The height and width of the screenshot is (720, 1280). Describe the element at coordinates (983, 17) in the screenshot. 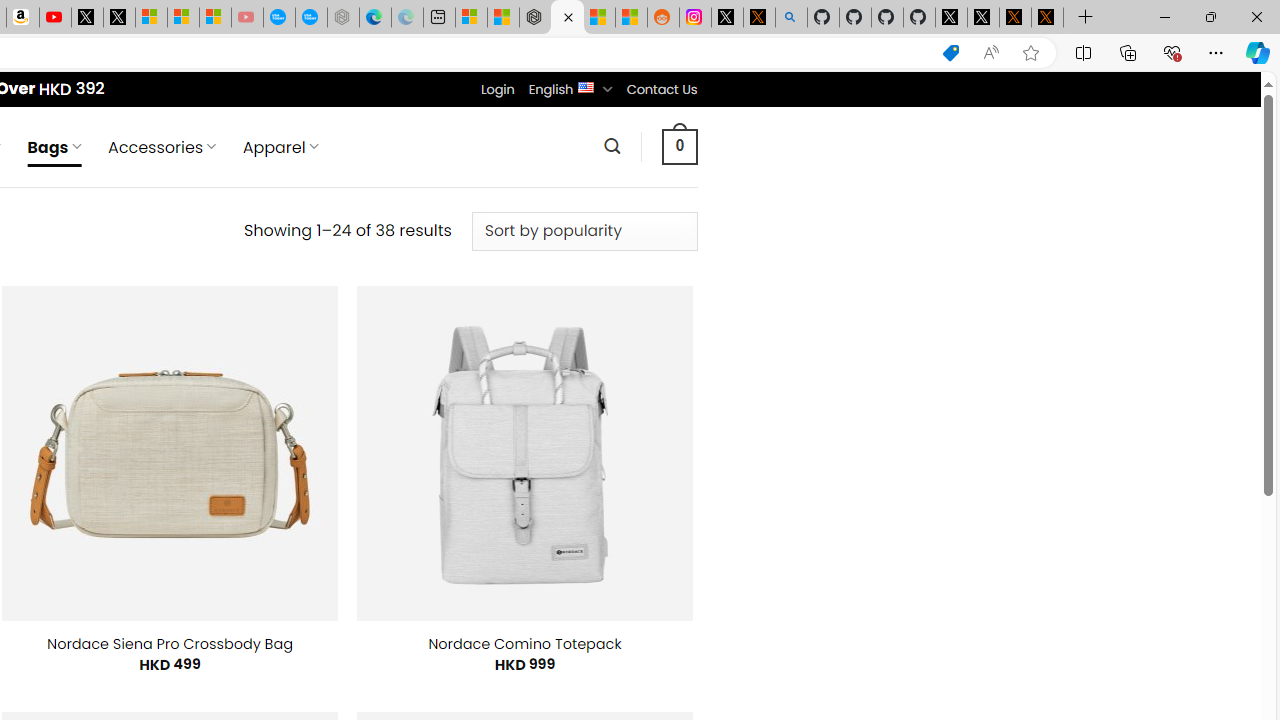

I see `'GitHub (@github) / X'` at that location.